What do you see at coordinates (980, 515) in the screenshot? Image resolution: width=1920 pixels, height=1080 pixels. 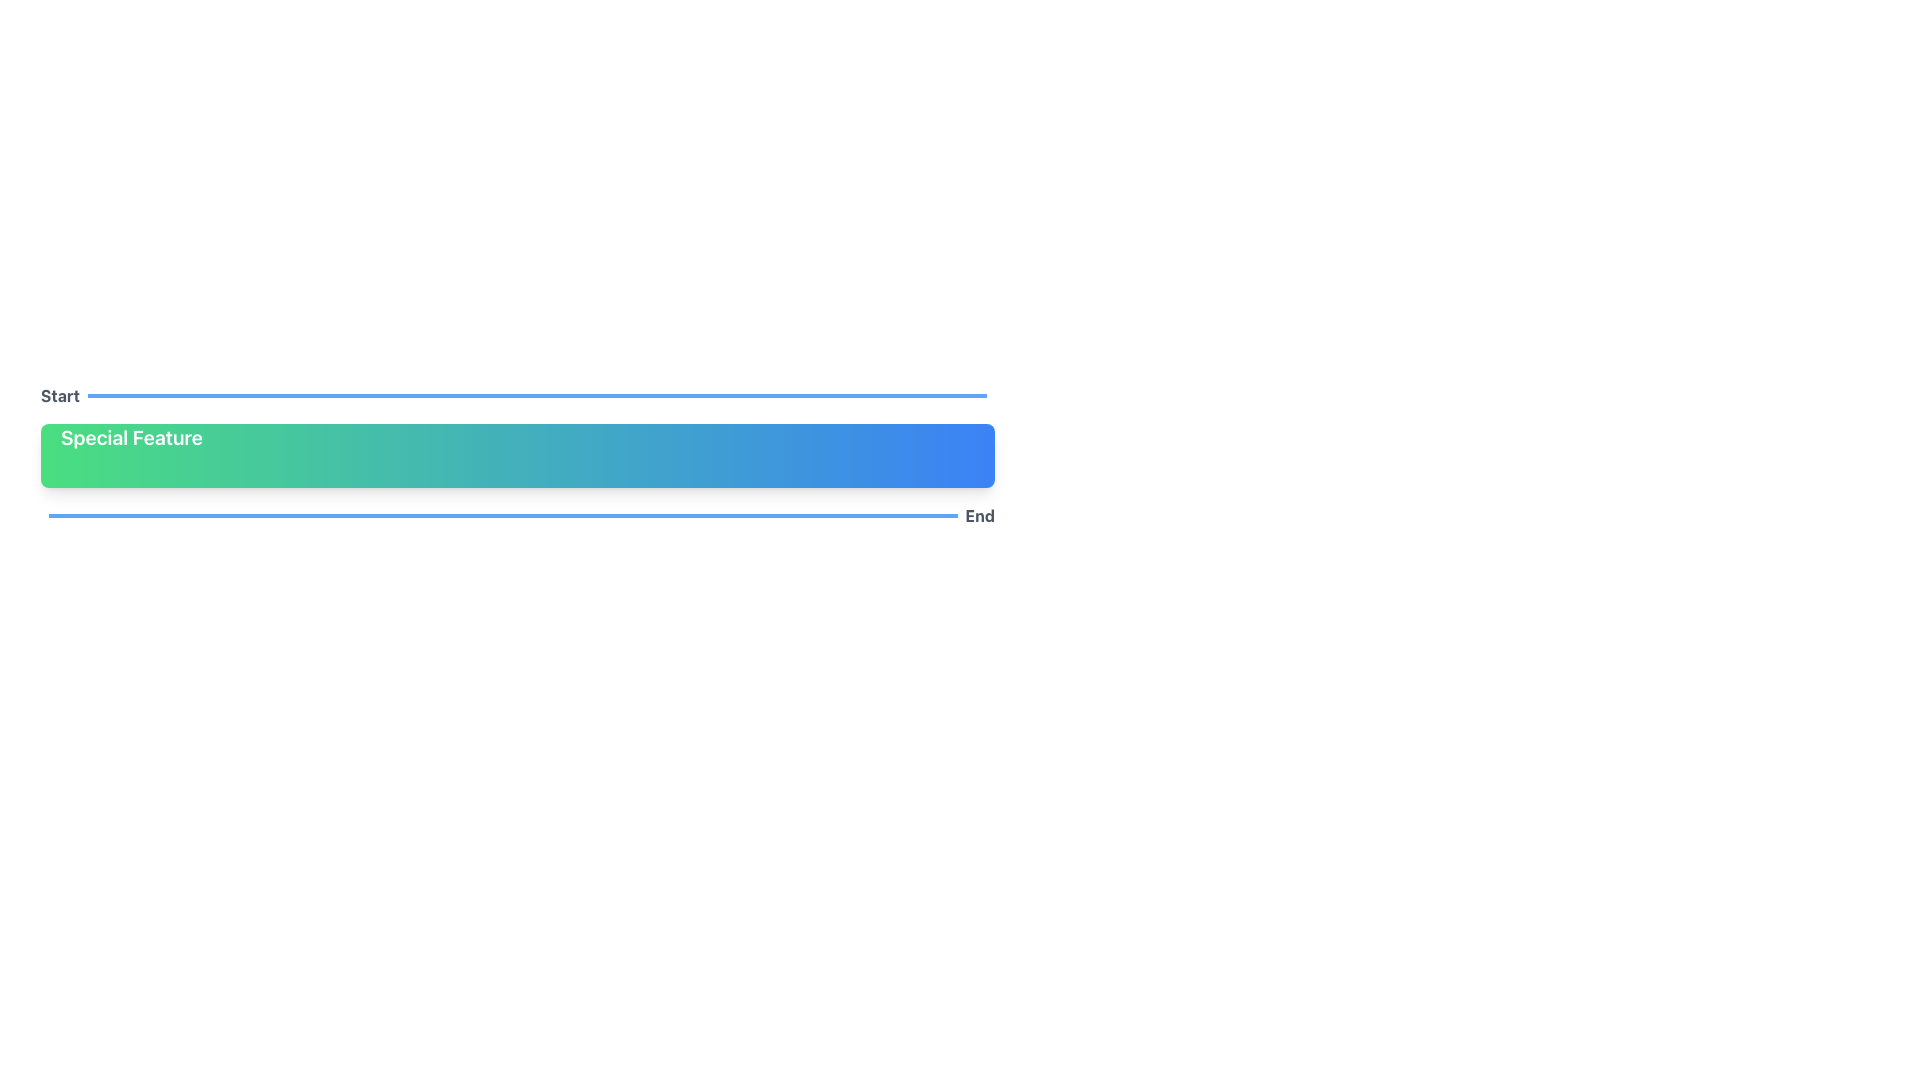 I see `the 'End' label, which indicates the endpoint of a progress bar and is positioned at the right edge of the layout` at bounding box center [980, 515].